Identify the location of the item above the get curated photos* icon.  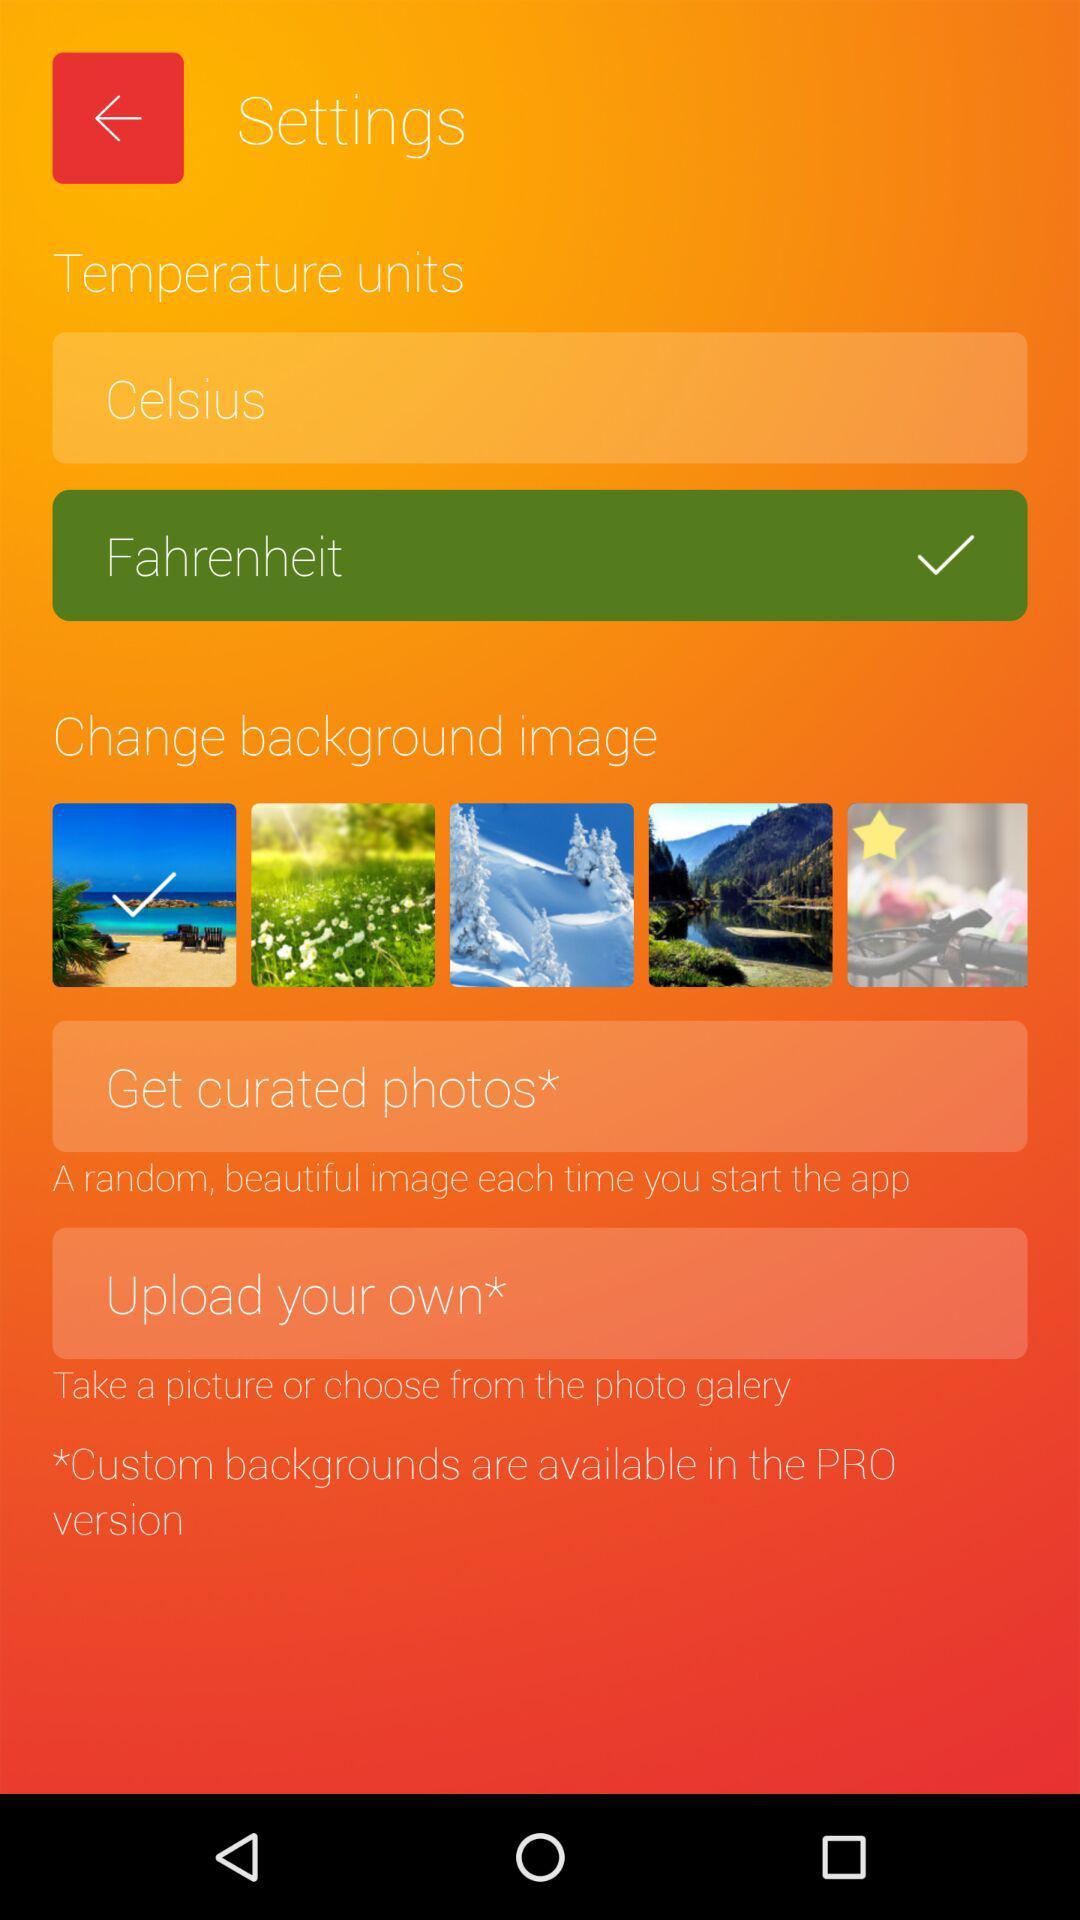
(740, 894).